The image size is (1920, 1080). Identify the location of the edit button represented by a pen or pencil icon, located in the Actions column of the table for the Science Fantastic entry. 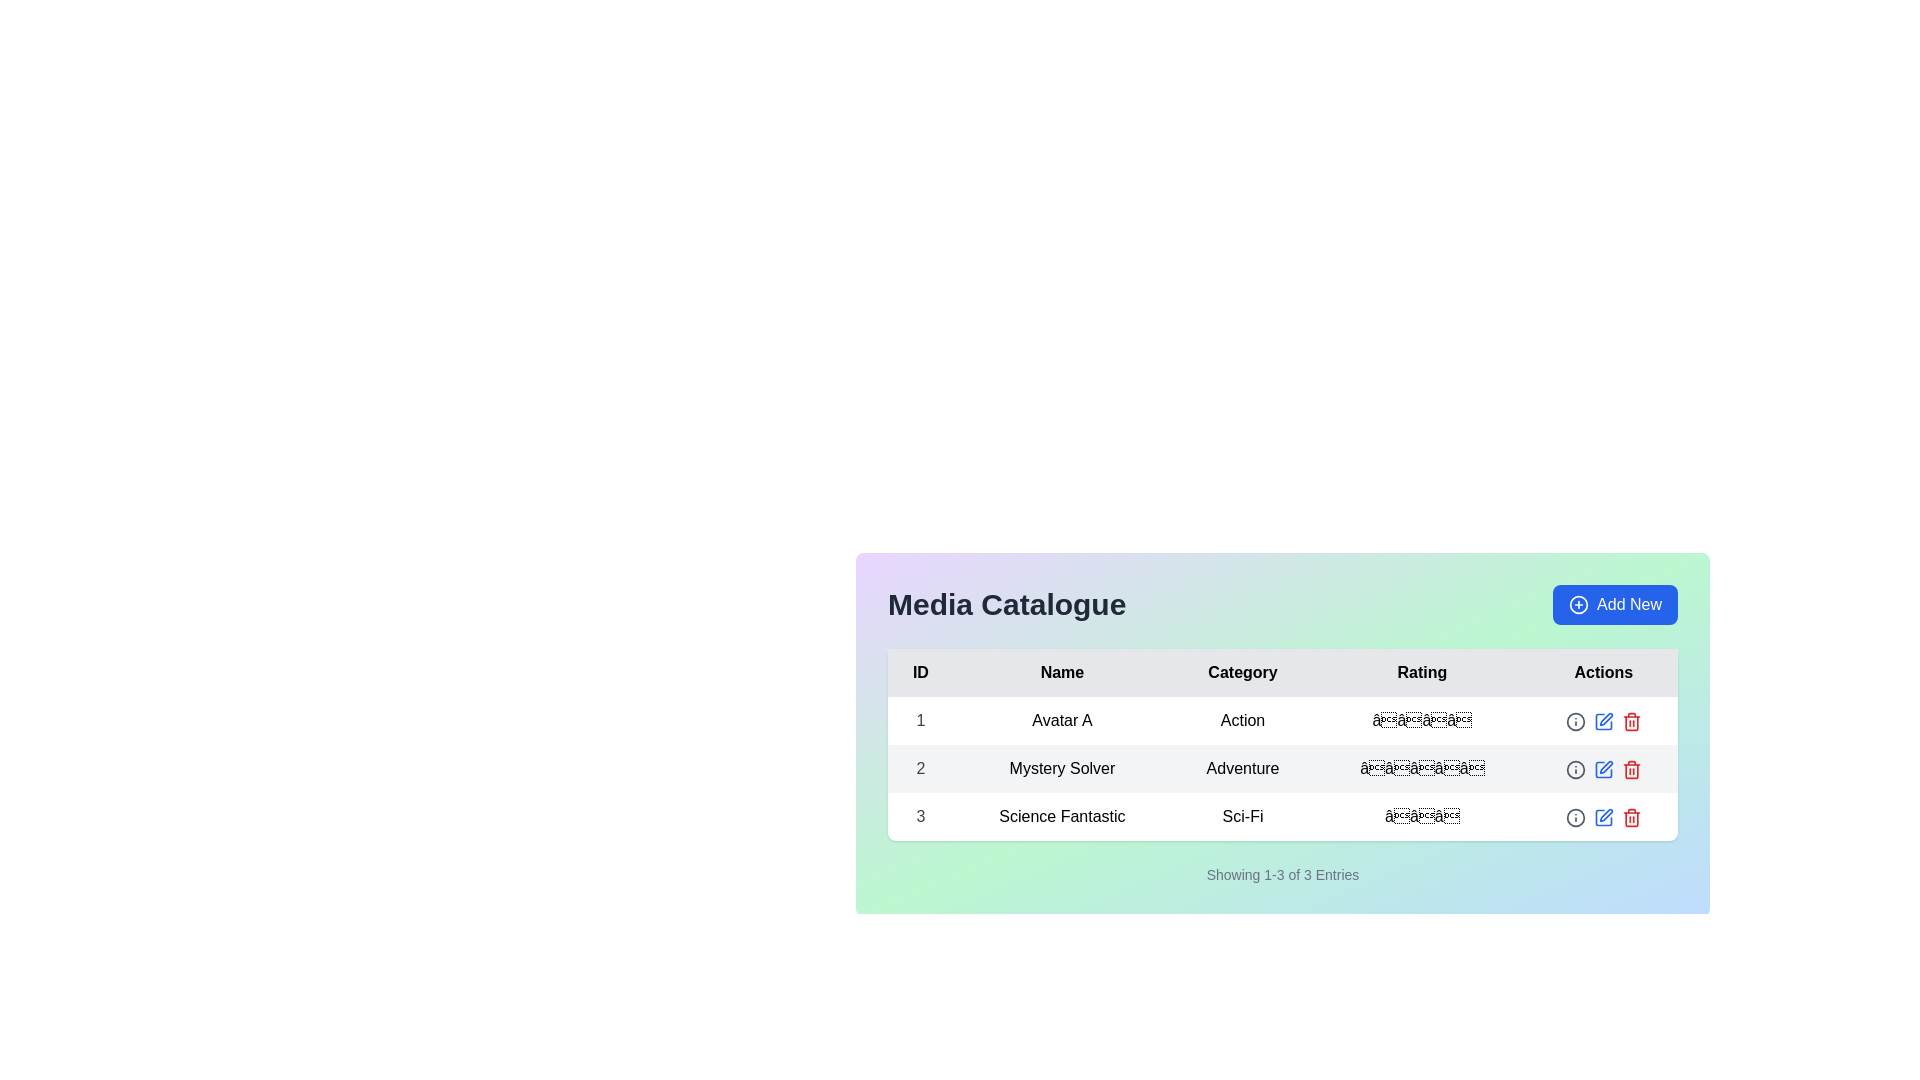
(1603, 817).